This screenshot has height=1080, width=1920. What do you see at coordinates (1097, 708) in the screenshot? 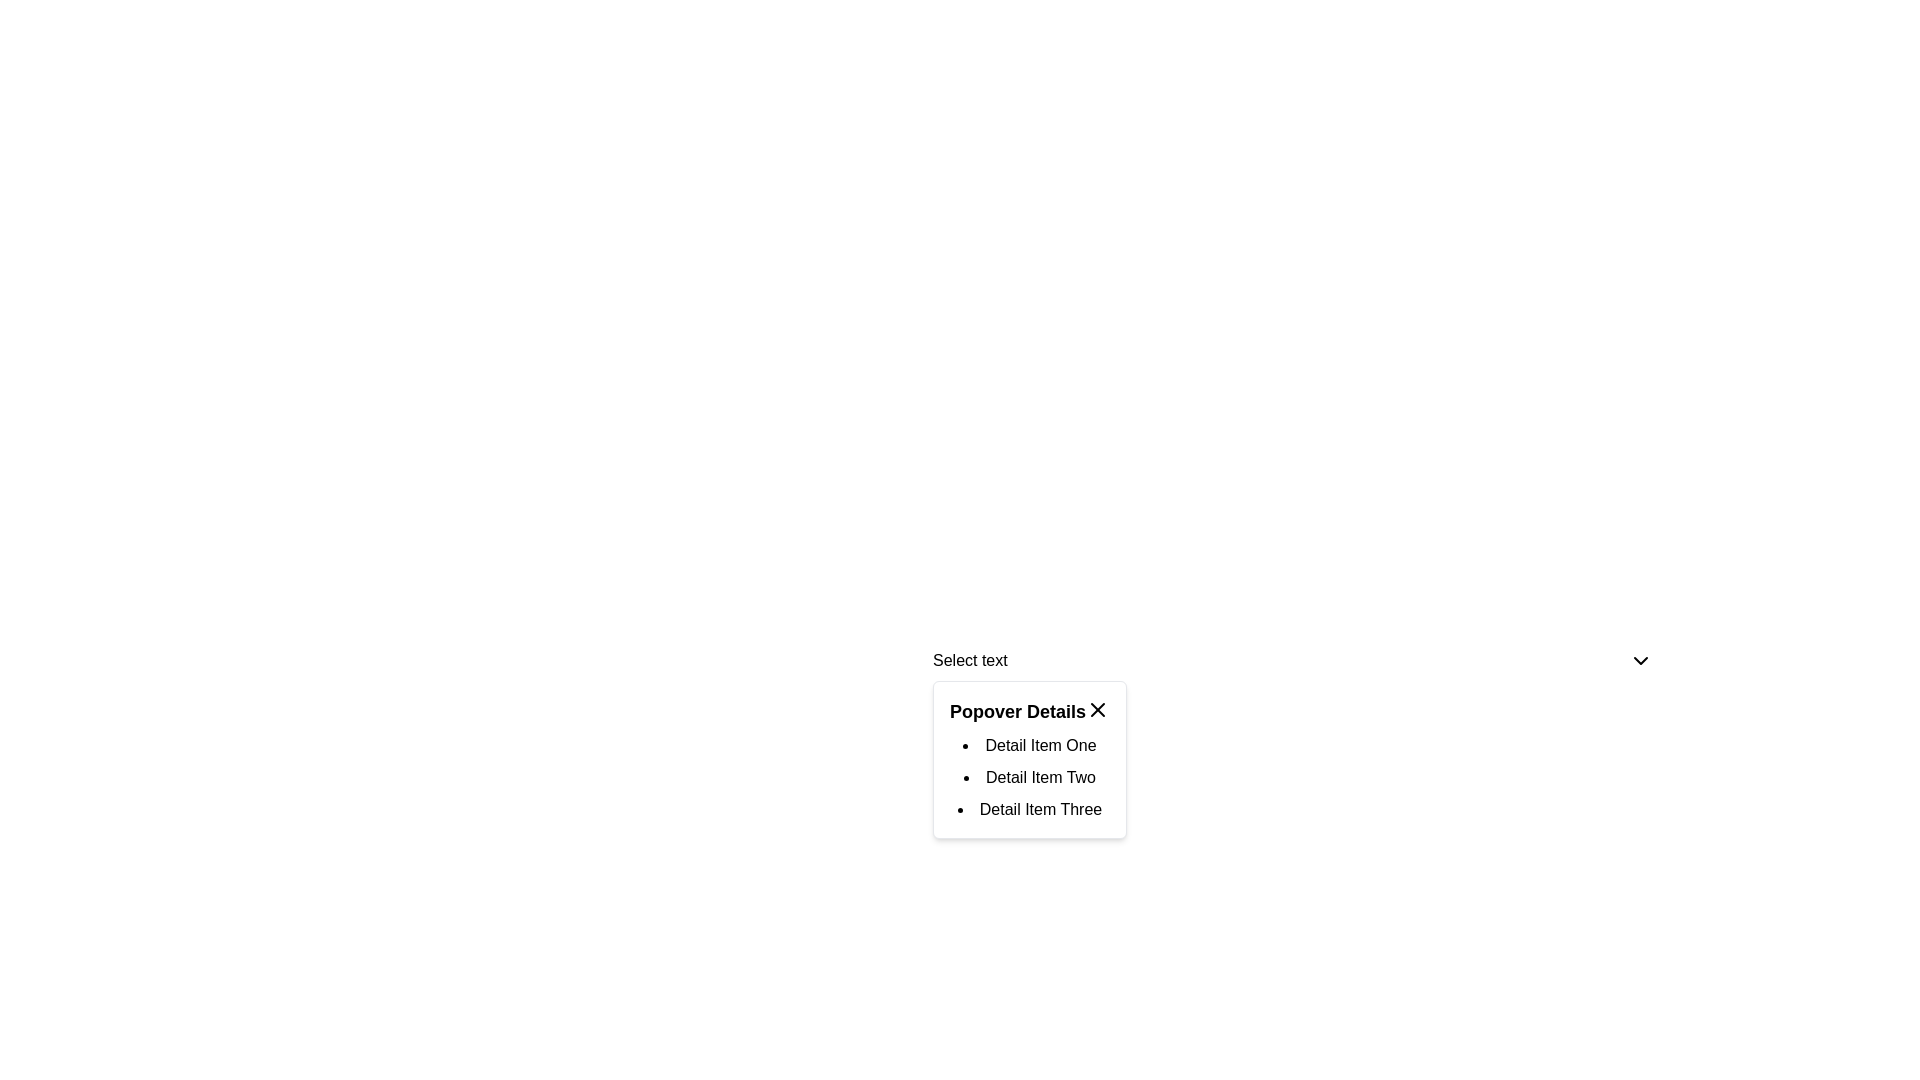
I see `the compact 'X' icon located at the top-right corner of the 'Popover Details' header` at bounding box center [1097, 708].